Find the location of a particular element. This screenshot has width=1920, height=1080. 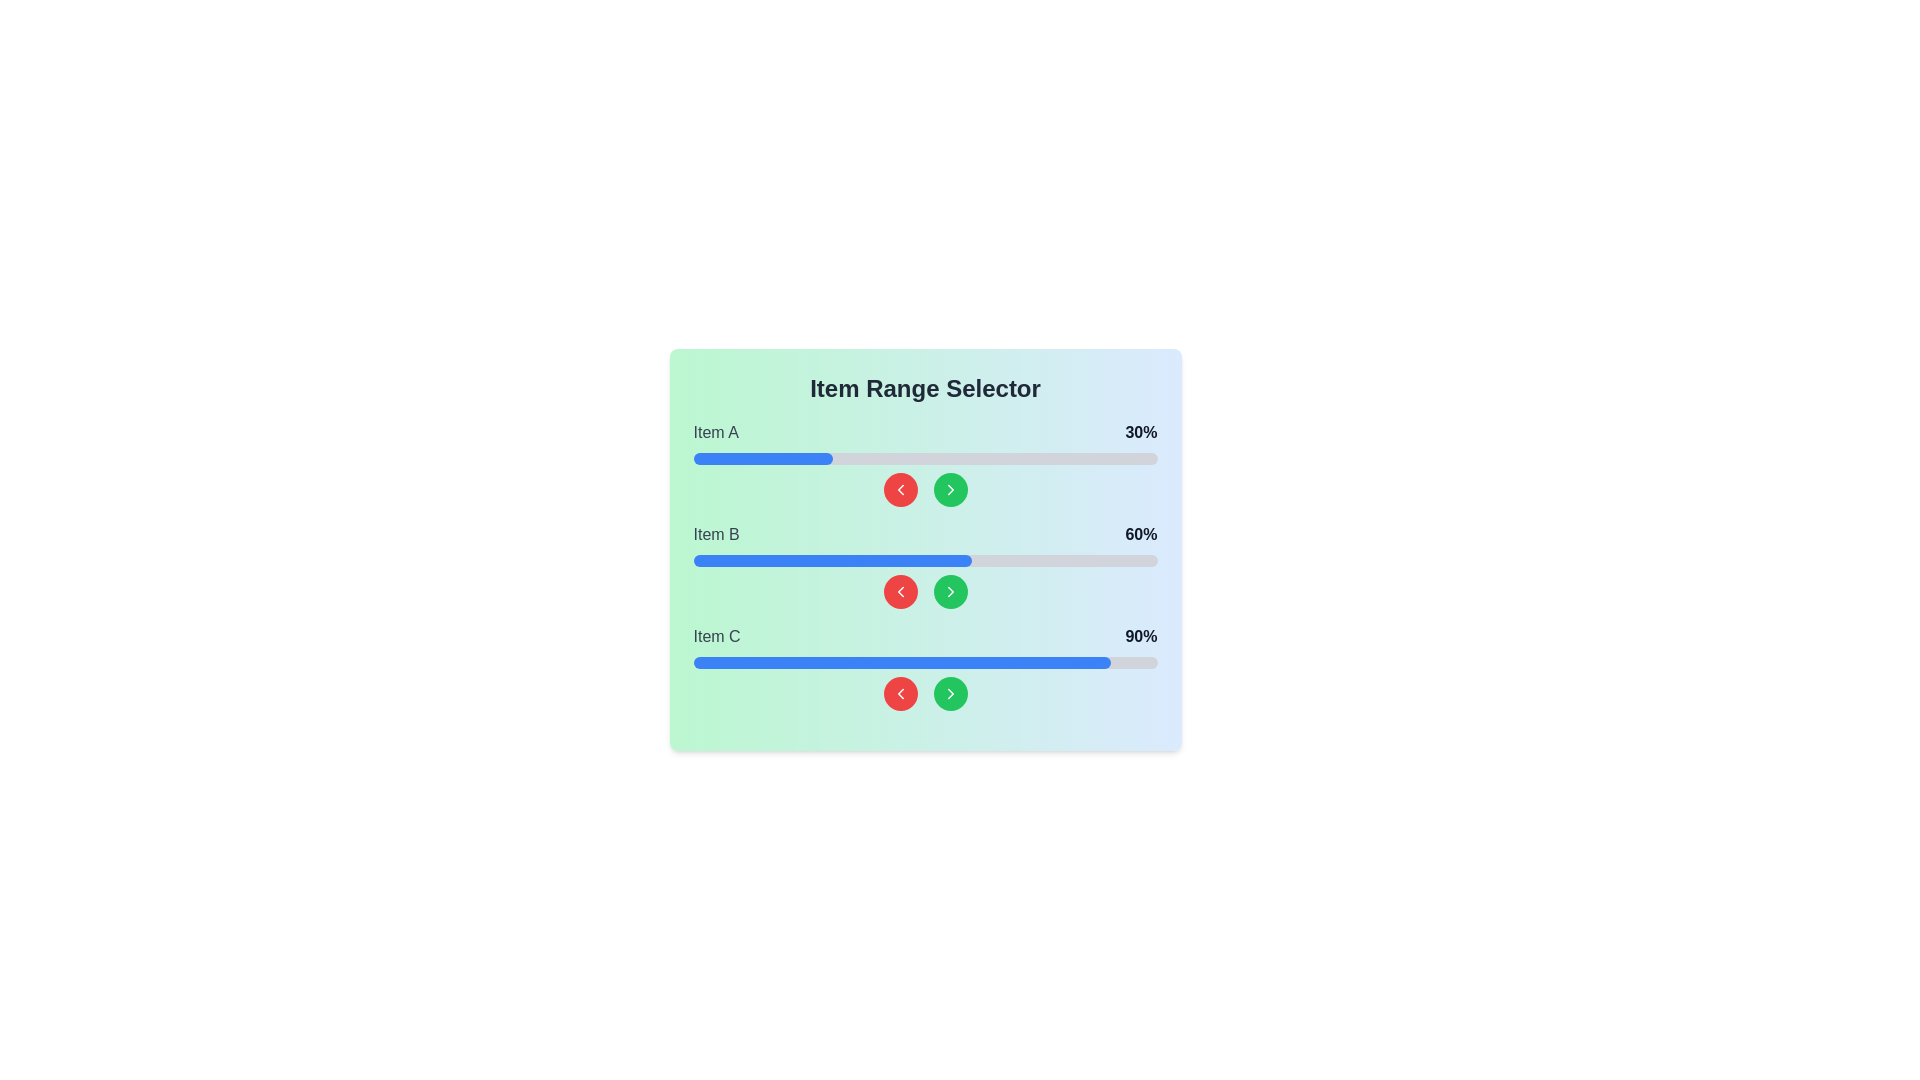

the small, circular green button with a white rightward-pointing arrow is located at coordinates (949, 489).